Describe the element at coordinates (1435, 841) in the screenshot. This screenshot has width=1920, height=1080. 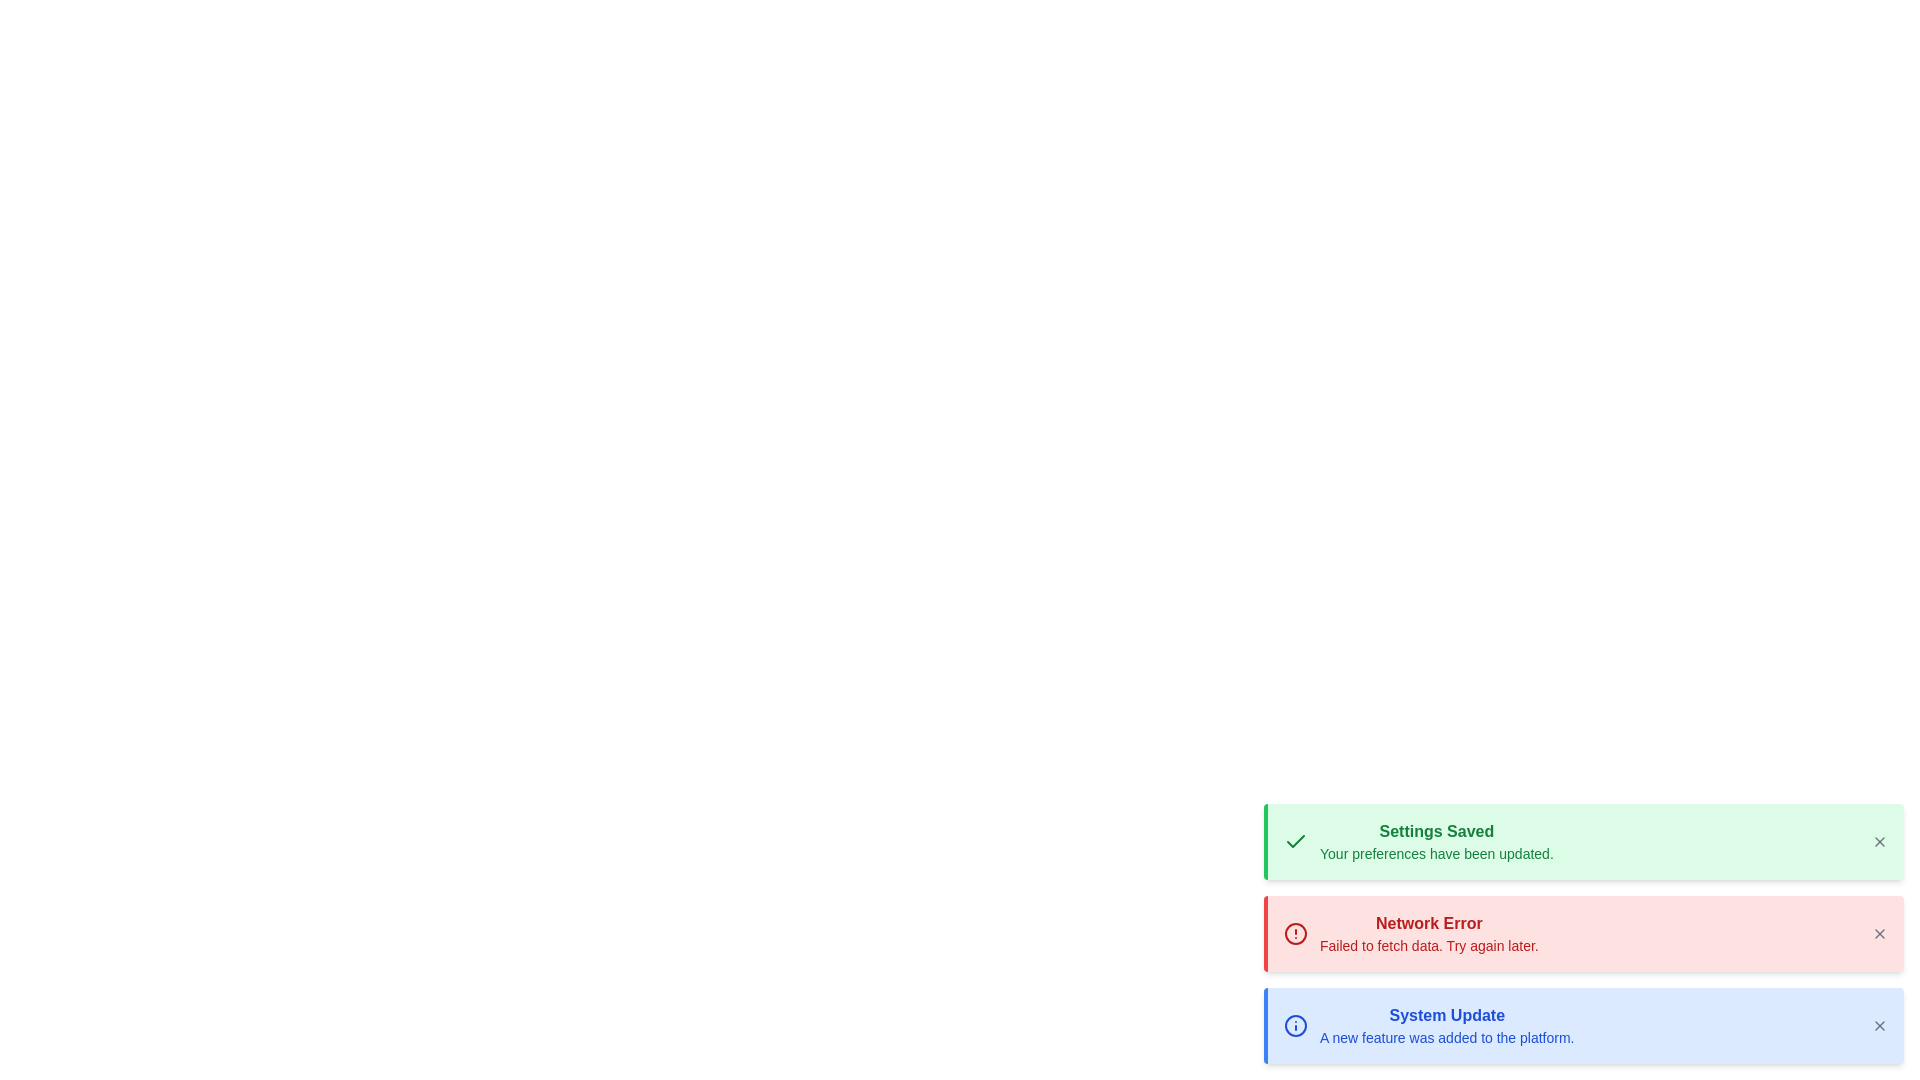
I see `the 'Settings Saved' notification message element with a green background that contains the text 'Settings Saved' and 'Your preferences have been updated', located in the bottom-right section of the interface` at that location.